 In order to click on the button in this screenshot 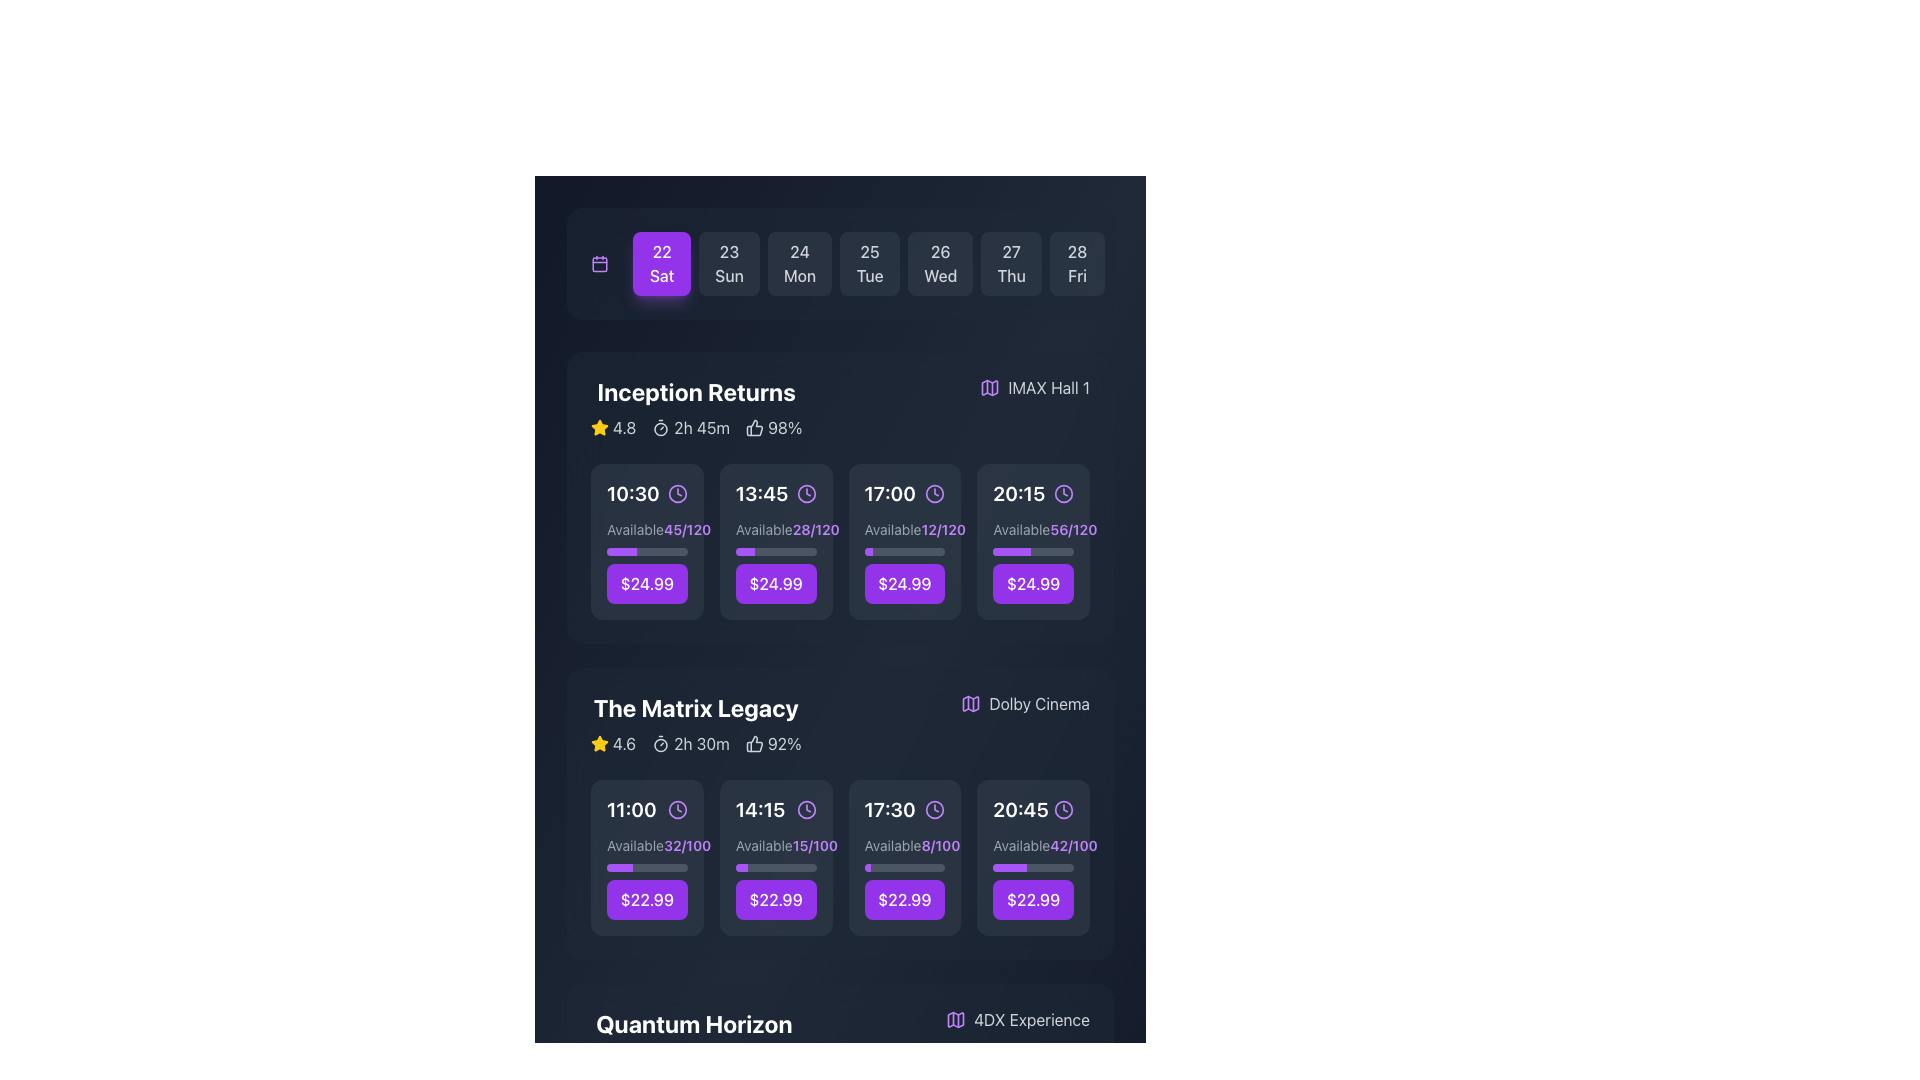, I will do `click(775, 562)`.